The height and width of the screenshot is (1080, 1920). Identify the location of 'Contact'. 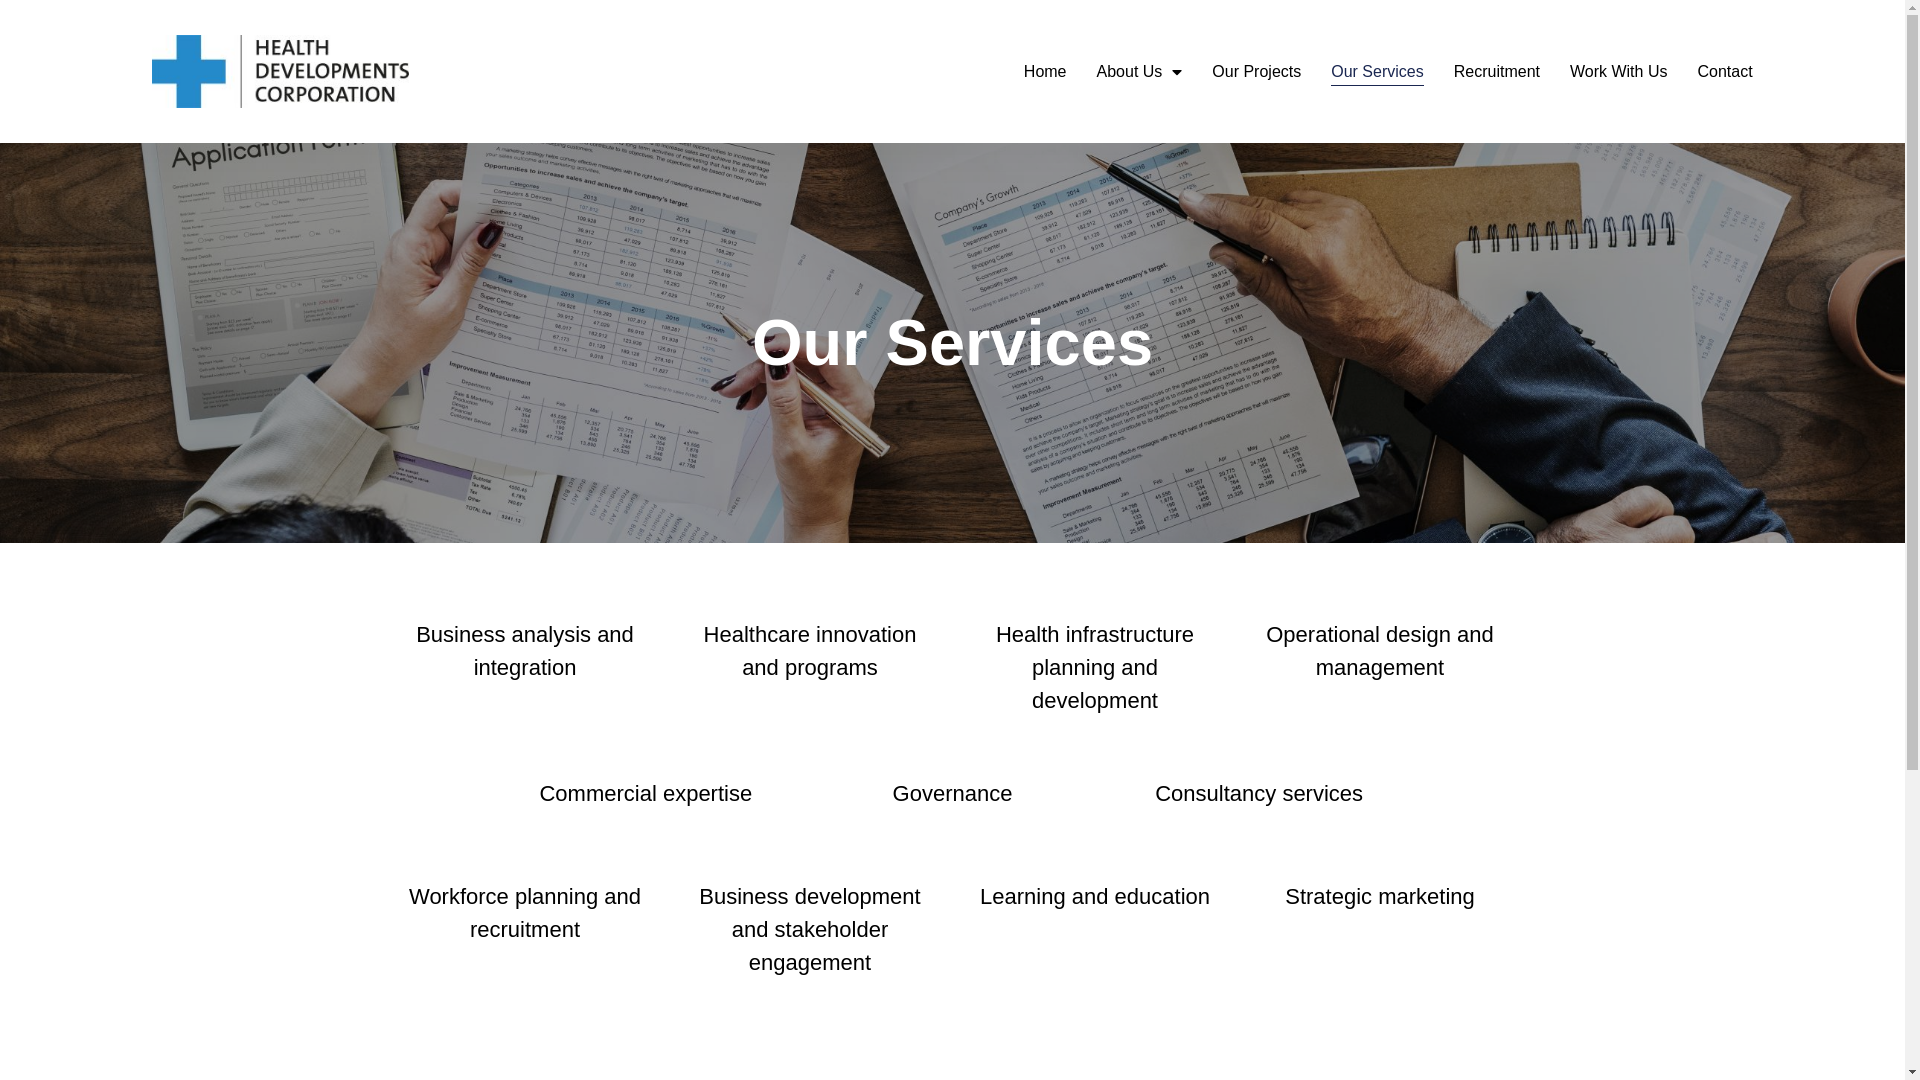
(1723, 71).